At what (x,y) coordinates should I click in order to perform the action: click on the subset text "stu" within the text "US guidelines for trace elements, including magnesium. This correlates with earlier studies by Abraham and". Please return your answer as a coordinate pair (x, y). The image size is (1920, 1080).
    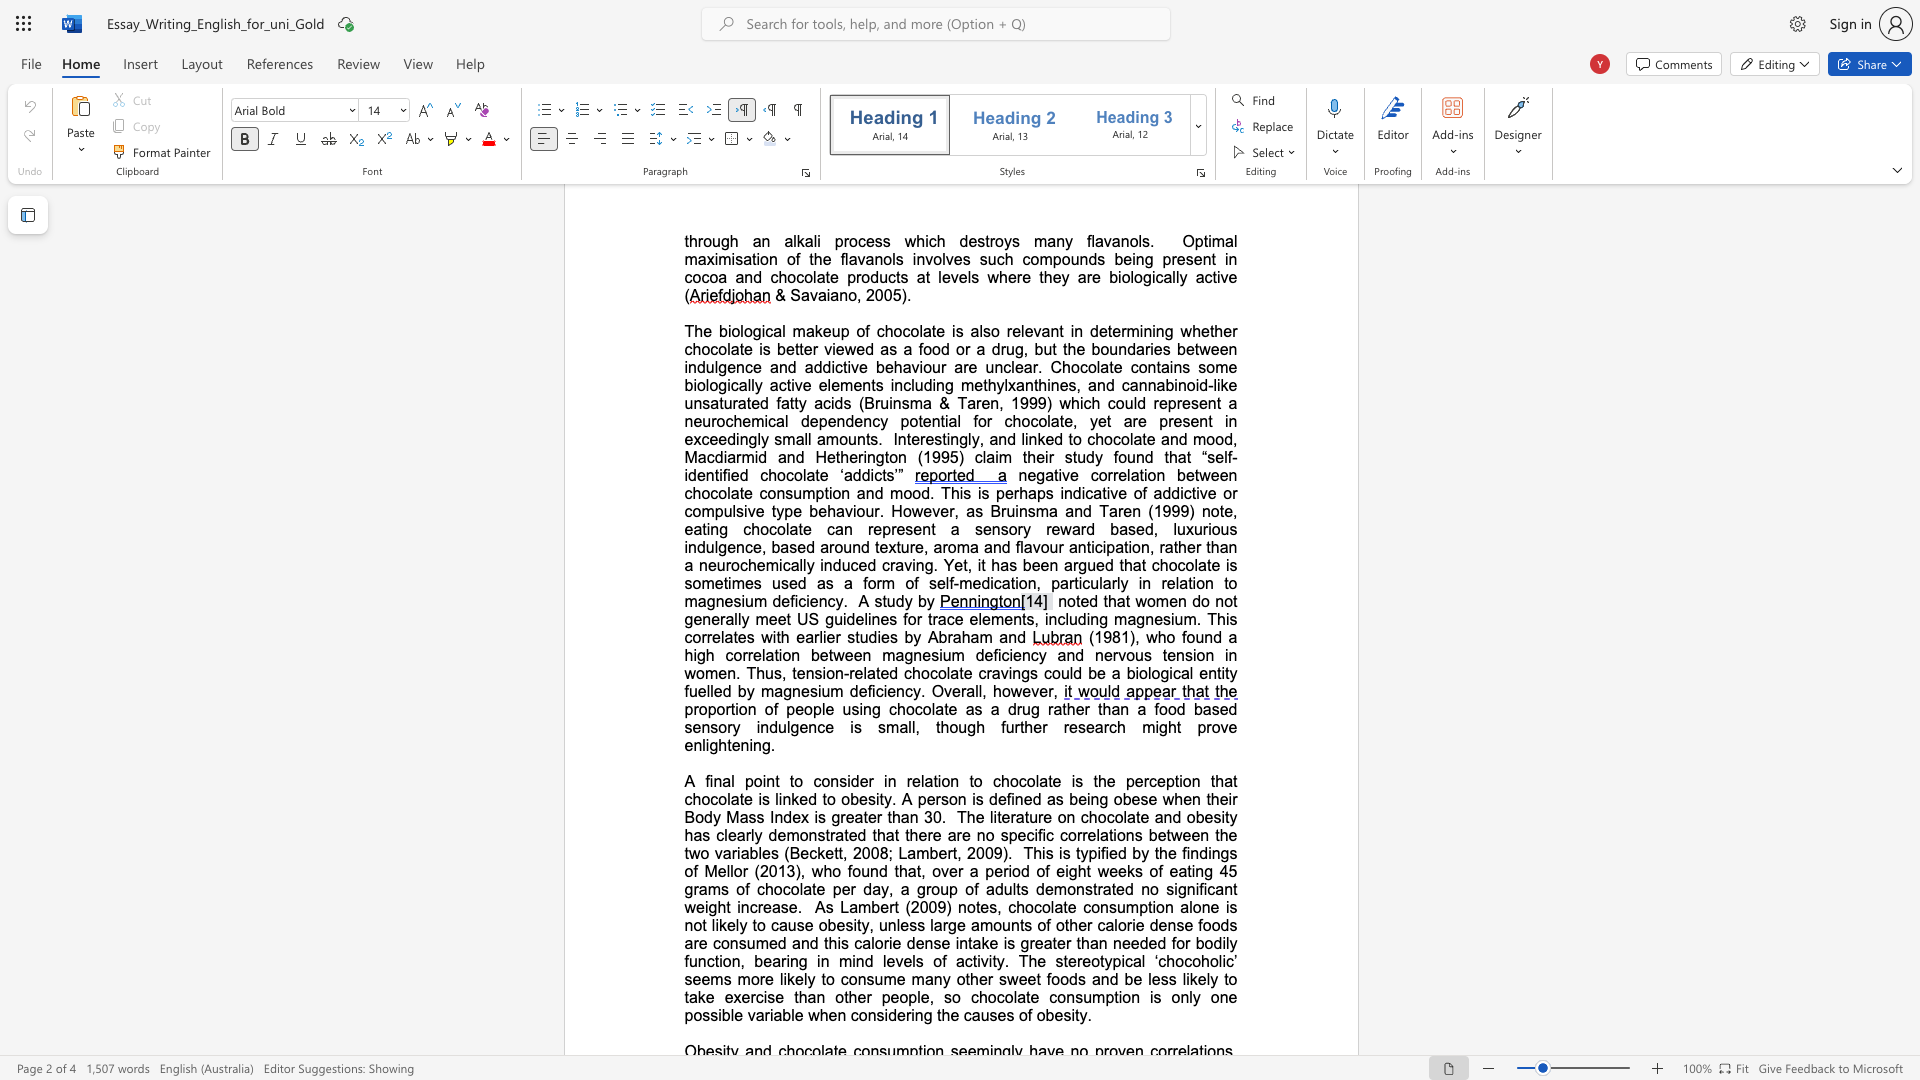
    Looking at the image, I should click on (847, 637).